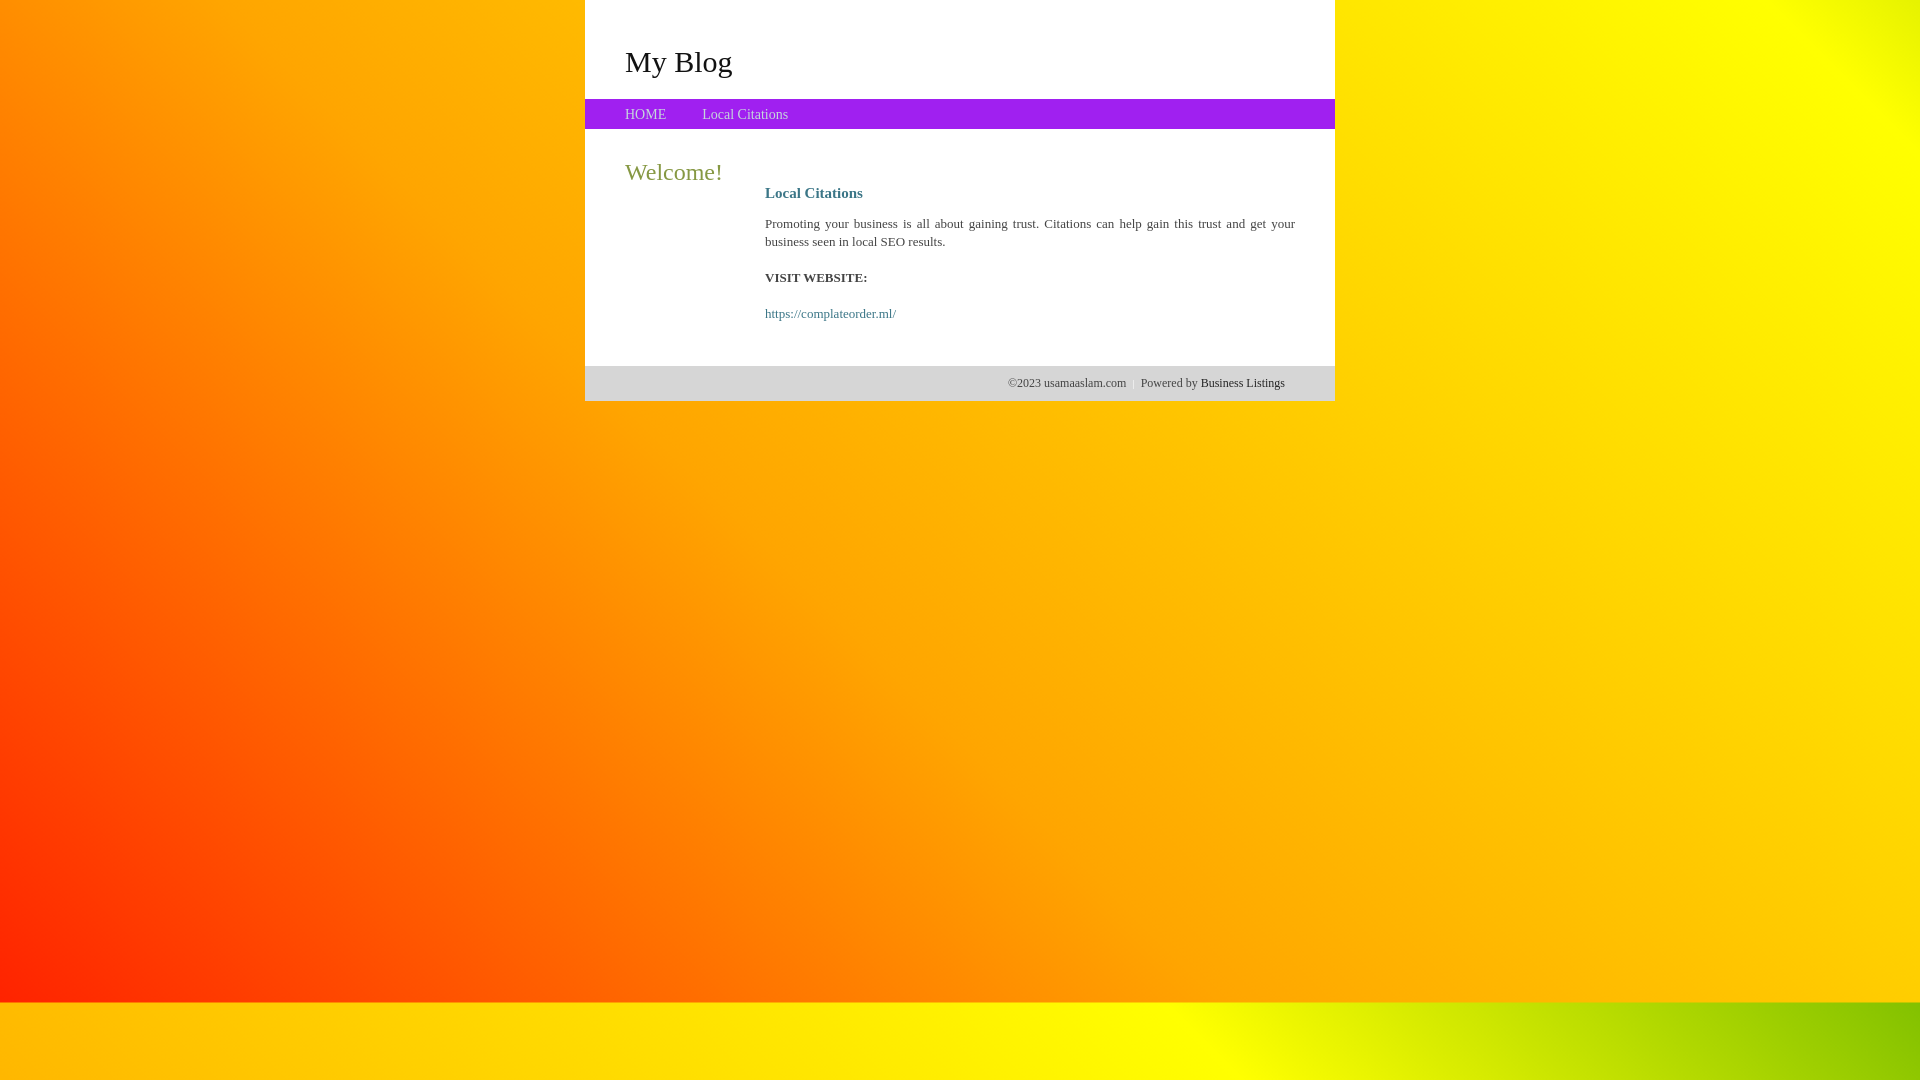 The width and height of the screenshot is (1920, 1080). I want to click on 'https://complateorder.ml/', so click(830, 313).